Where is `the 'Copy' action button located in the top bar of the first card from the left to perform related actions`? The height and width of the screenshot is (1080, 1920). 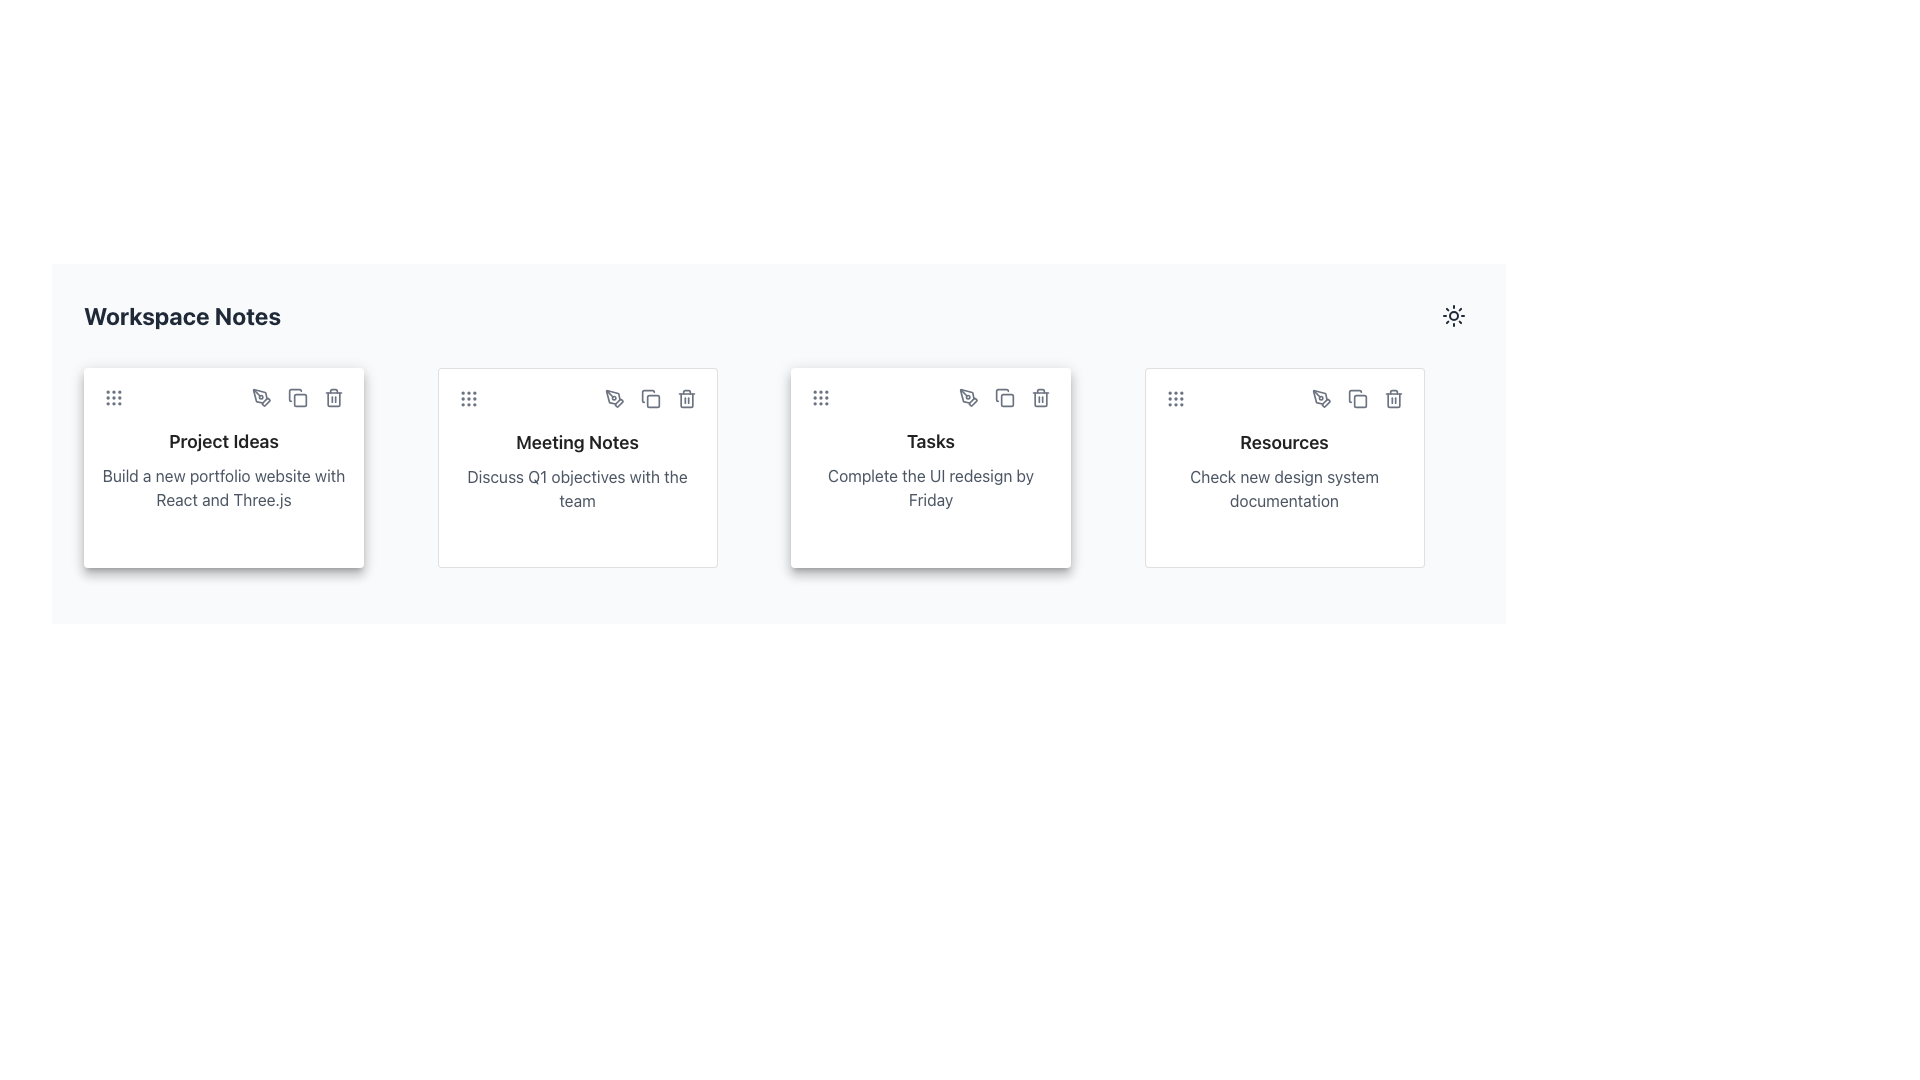 the 'Copy' action button located in the top bar of the first card from the left to perform related actions is located at coordinates (296, 397).